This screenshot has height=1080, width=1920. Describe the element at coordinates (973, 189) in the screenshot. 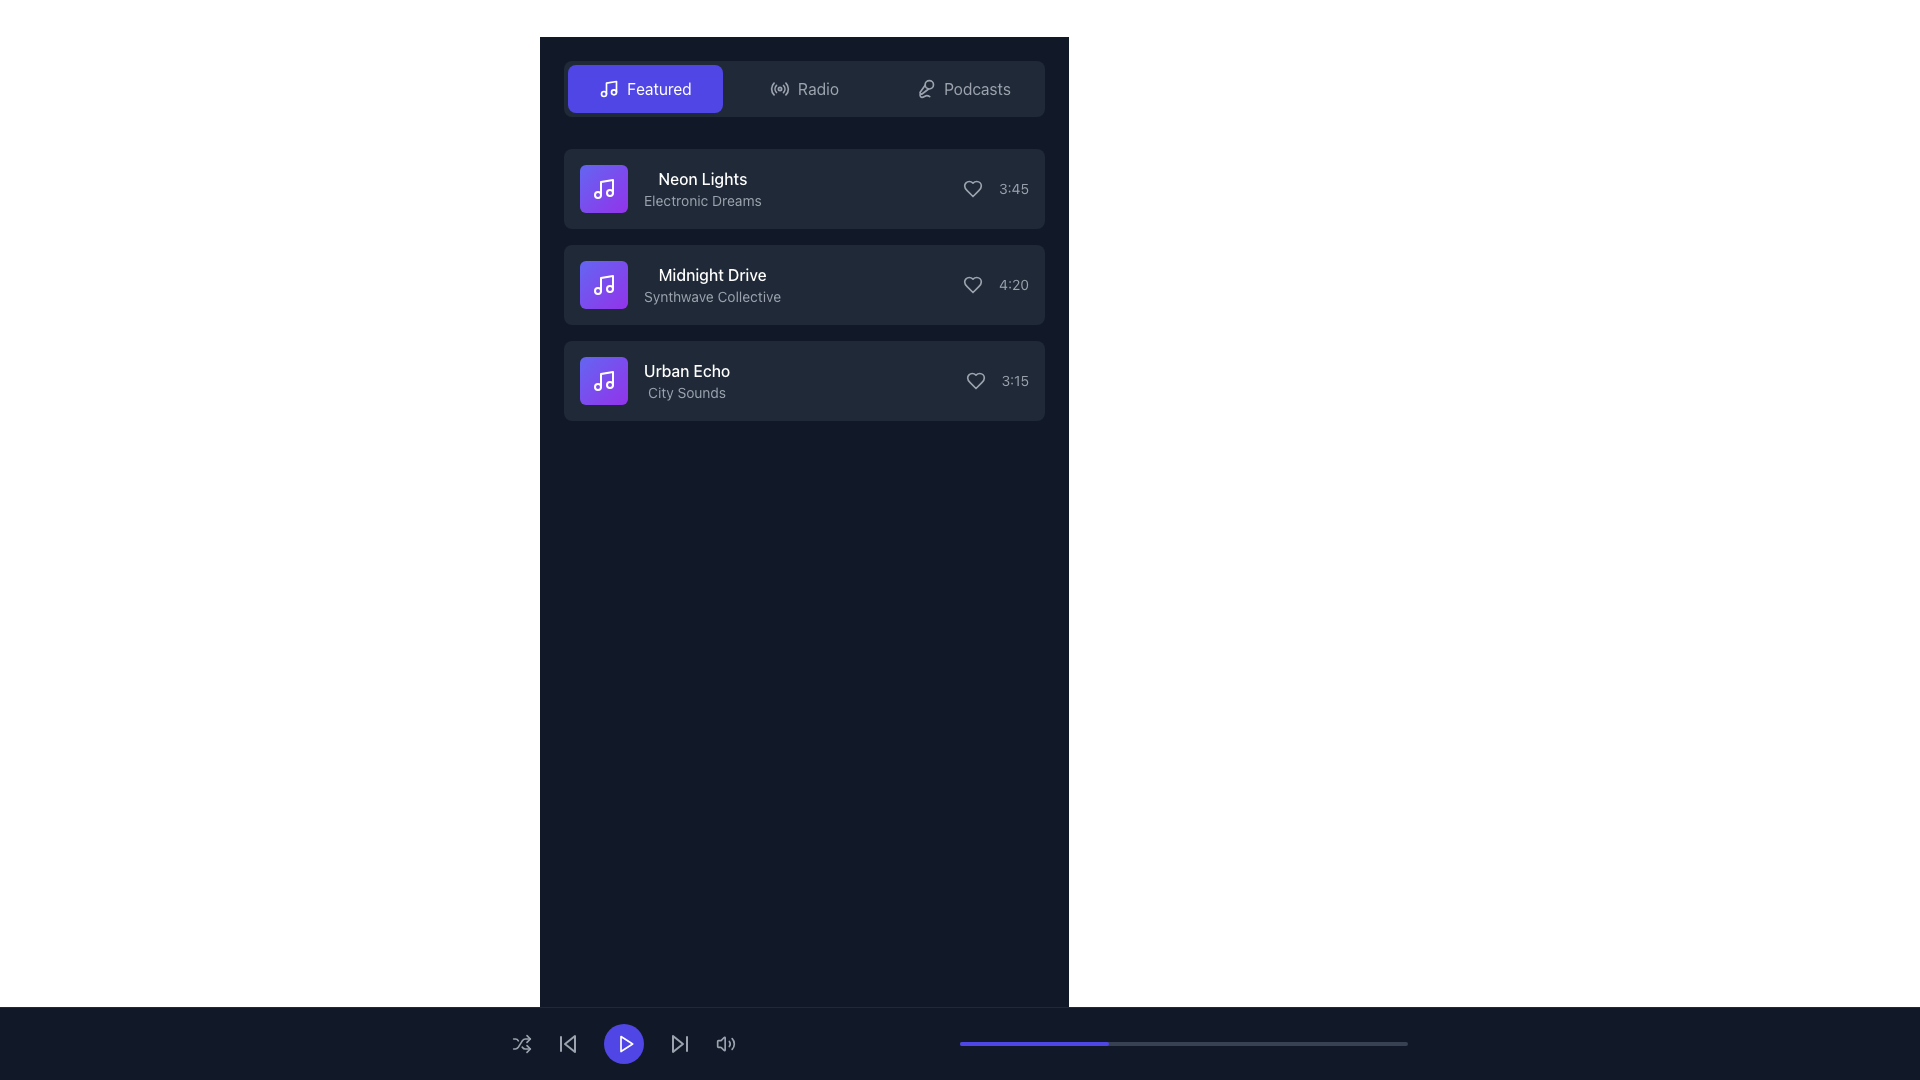

I see `the heart-shaped favorite button located to the left of the time indicator '3:45' associated with the song 'Neon Lights'` at that location.